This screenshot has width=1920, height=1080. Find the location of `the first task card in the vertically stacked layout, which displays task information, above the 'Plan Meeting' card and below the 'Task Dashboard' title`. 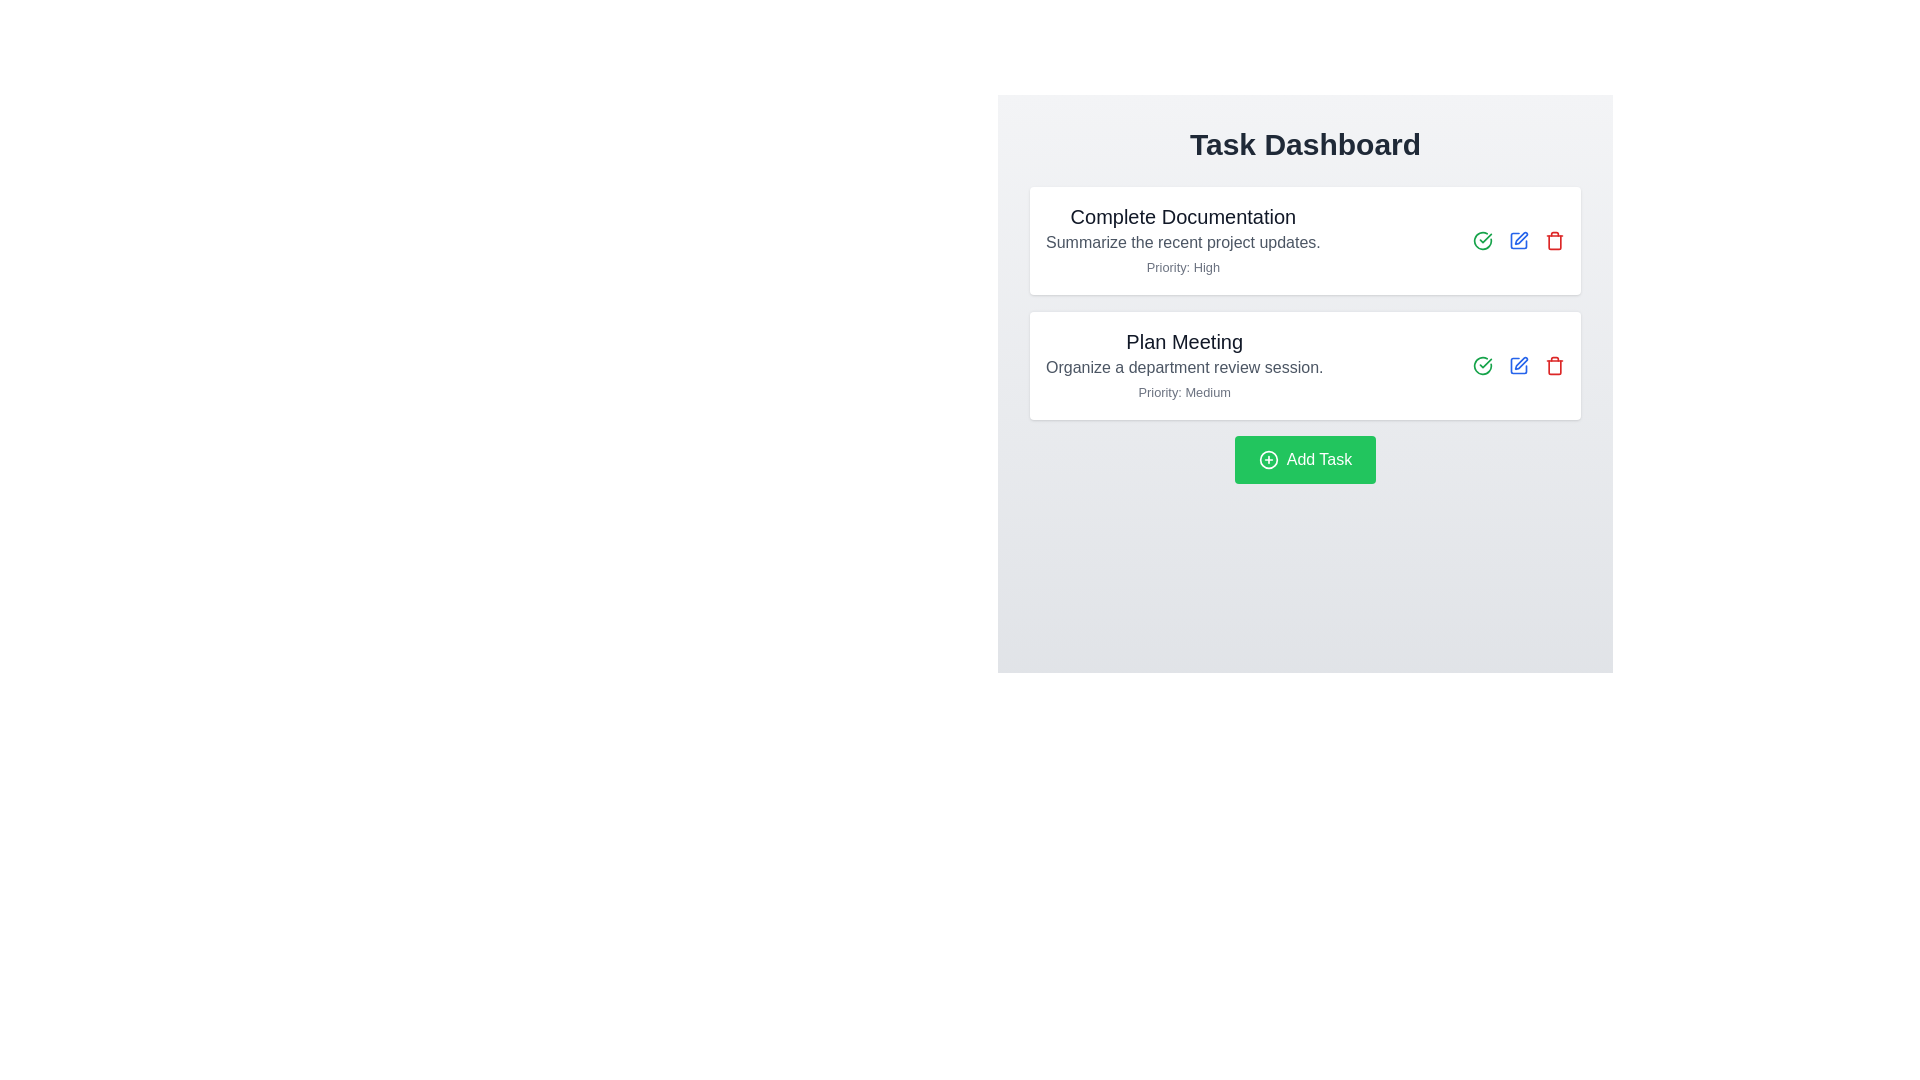

the first task card in the vertically stacked layout, which displays task information, above the 'Plan Meeting' card and below the 'Task Dashboard' title is located at coordinates (1305, 239).